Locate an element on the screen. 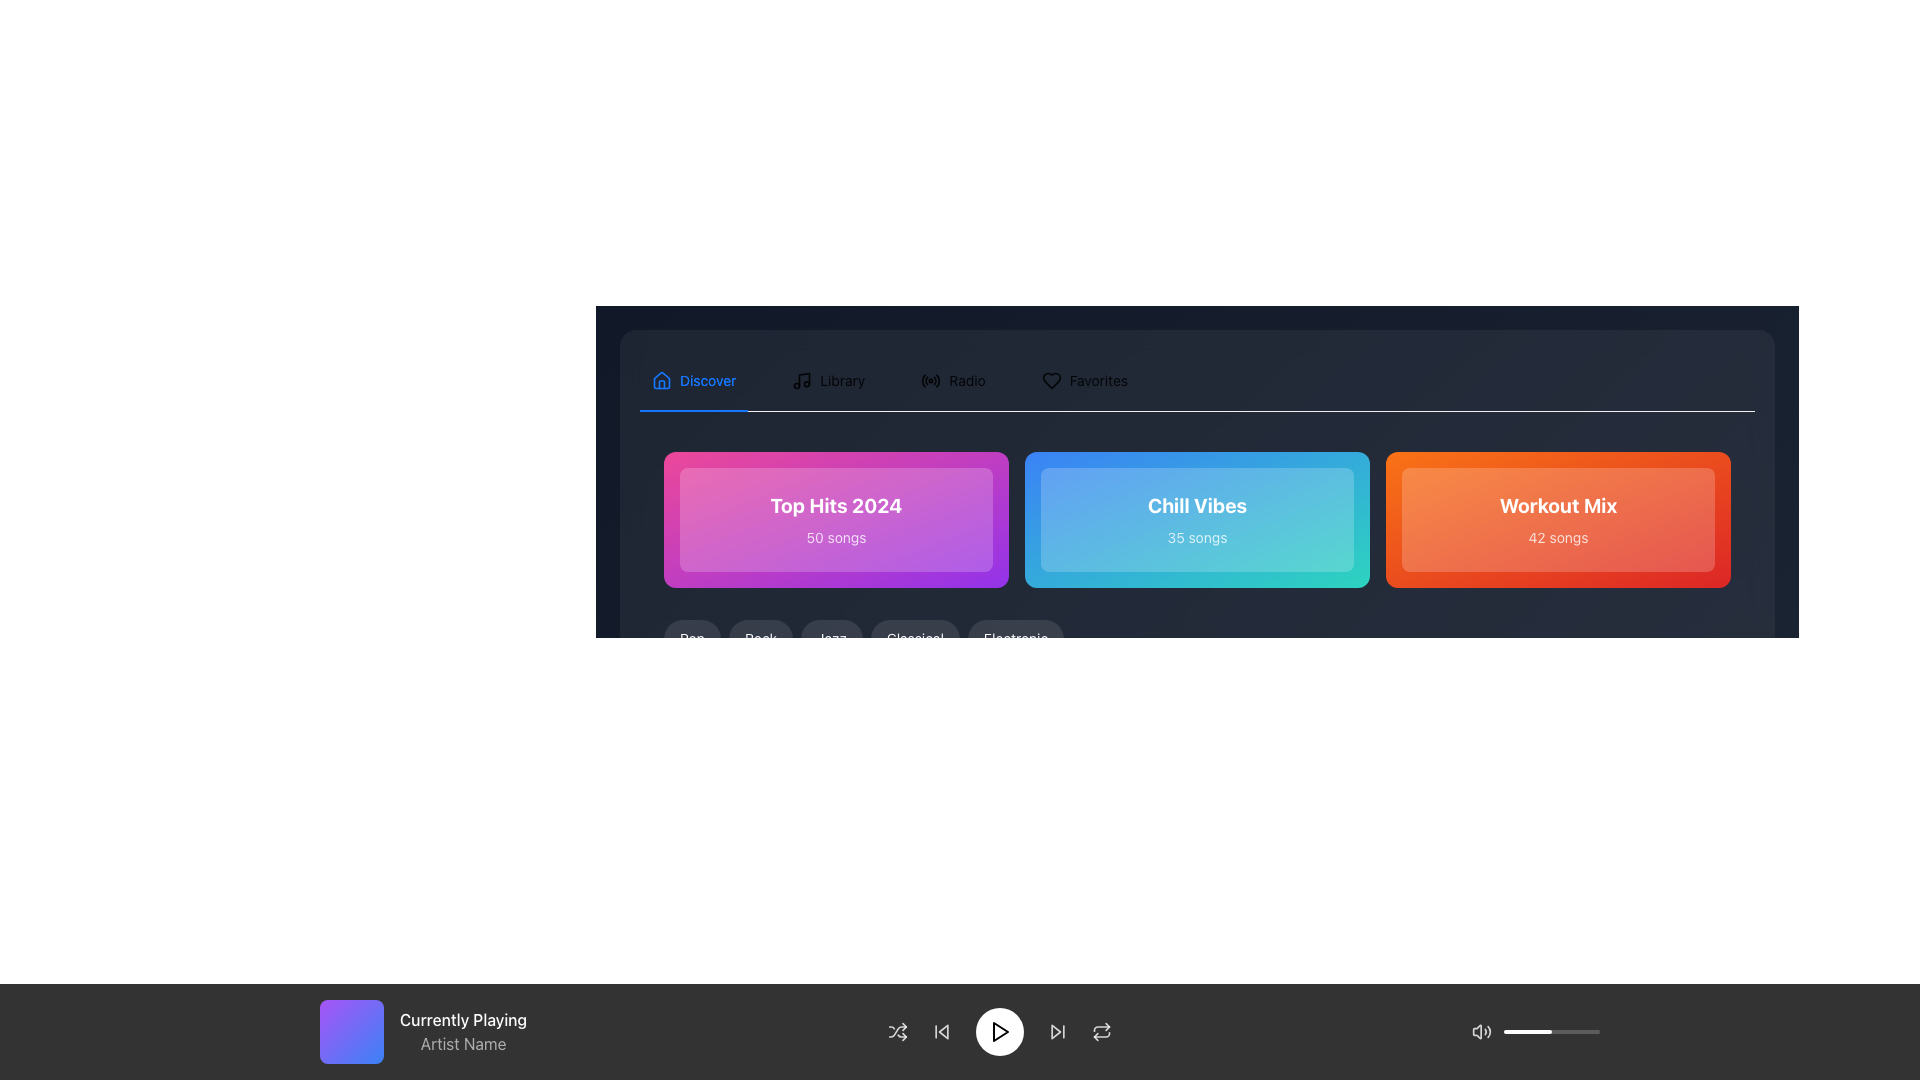 The image size is (1920, 1080). the slider position is located at coordinates (1518, 1032).